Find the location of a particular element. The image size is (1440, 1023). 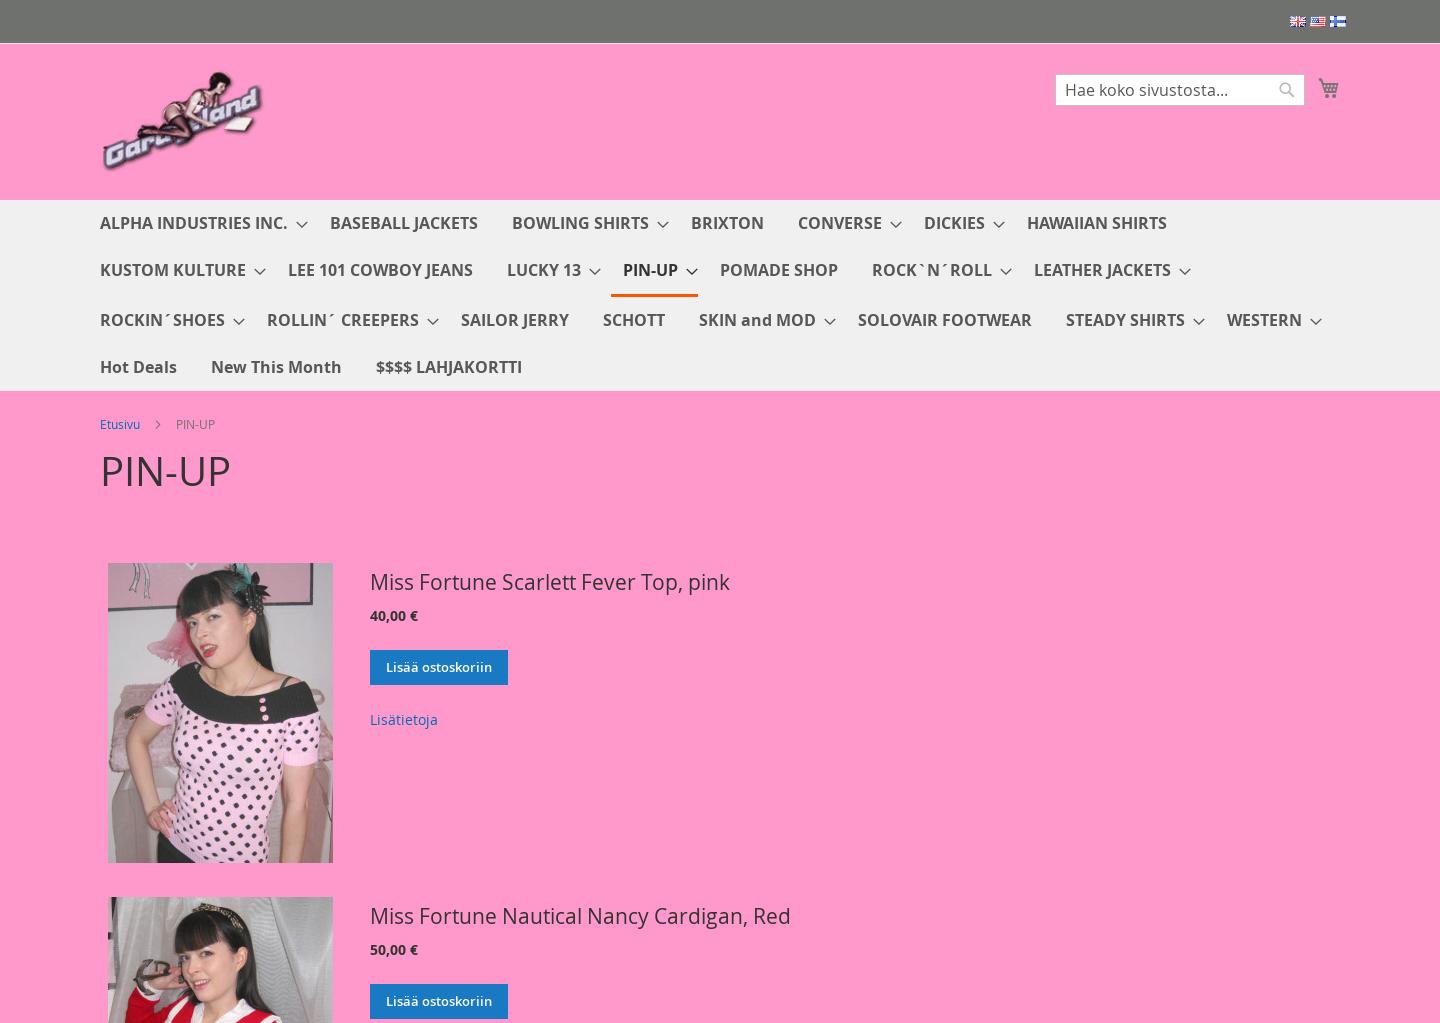

'SCHOTT' is located at coordinates (602, 319).